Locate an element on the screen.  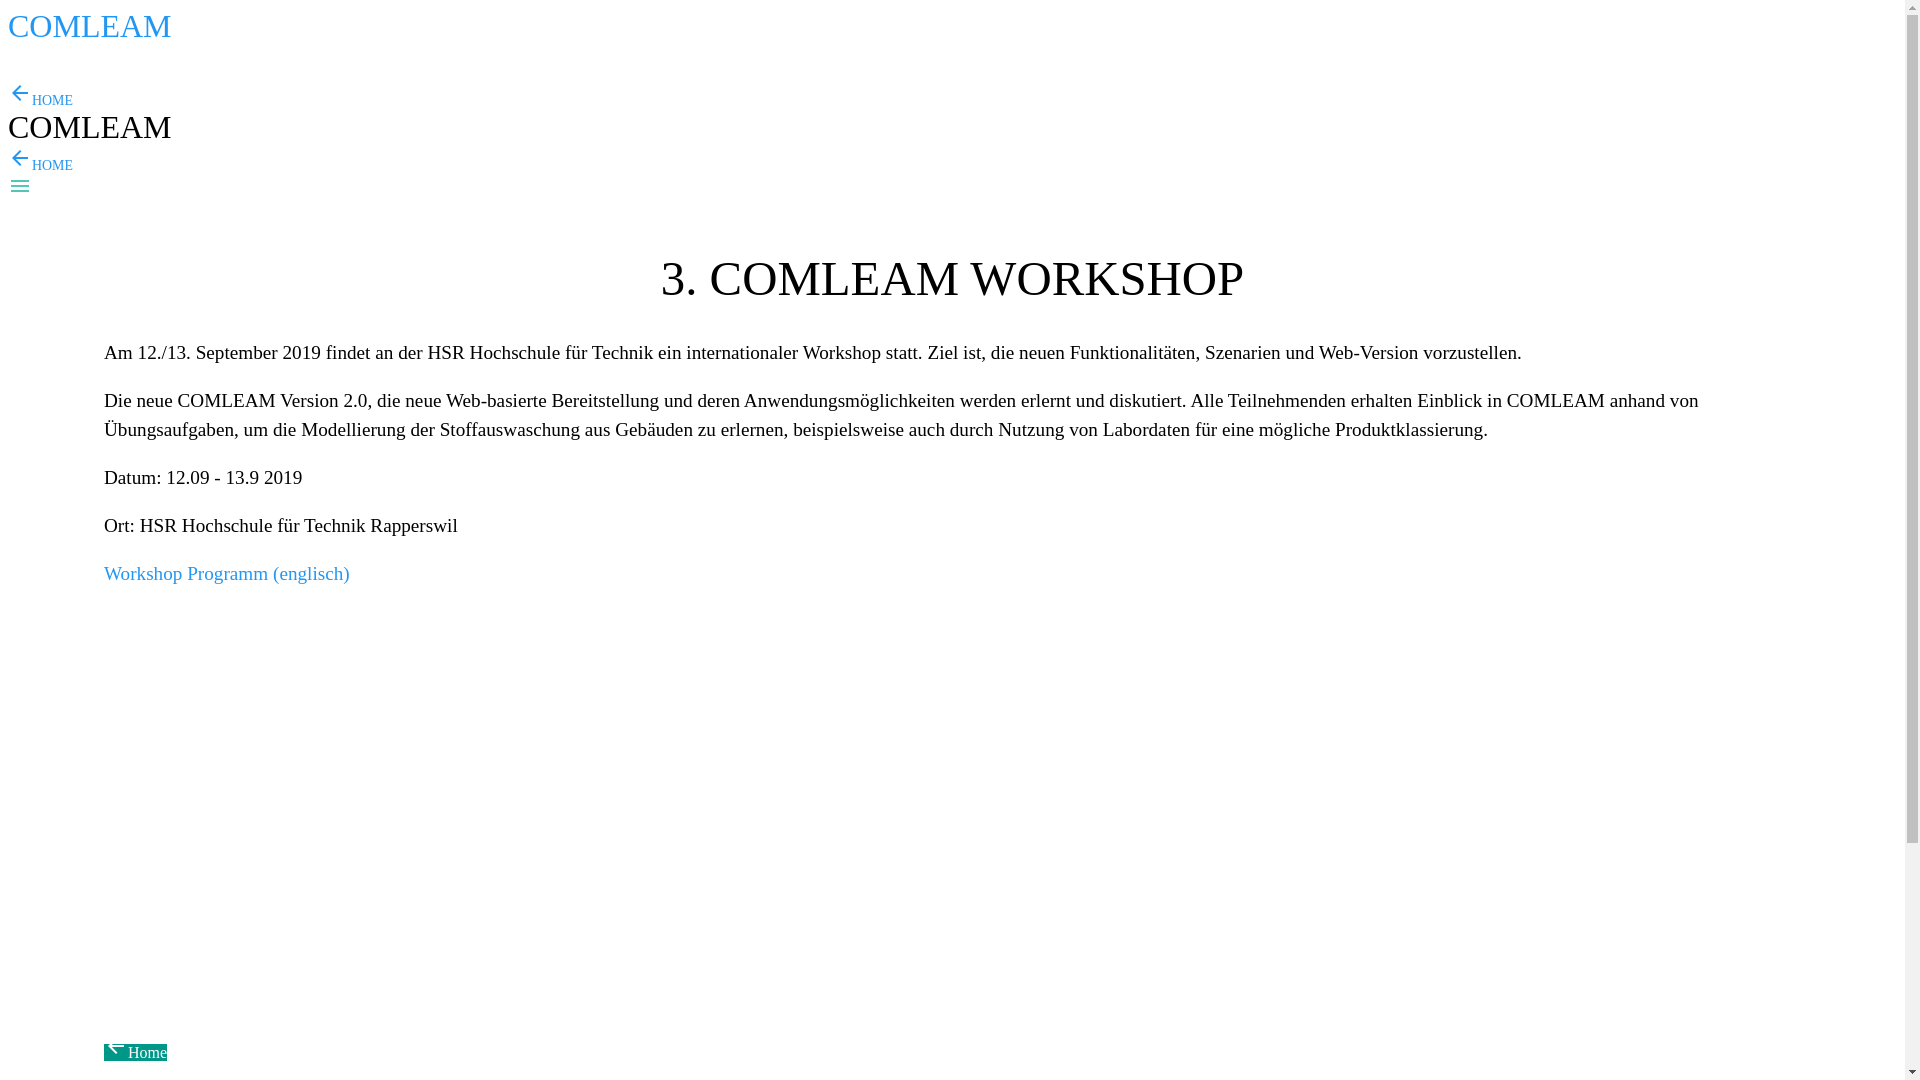
'arrow_backHOME' is located at coordinates (40, 164).